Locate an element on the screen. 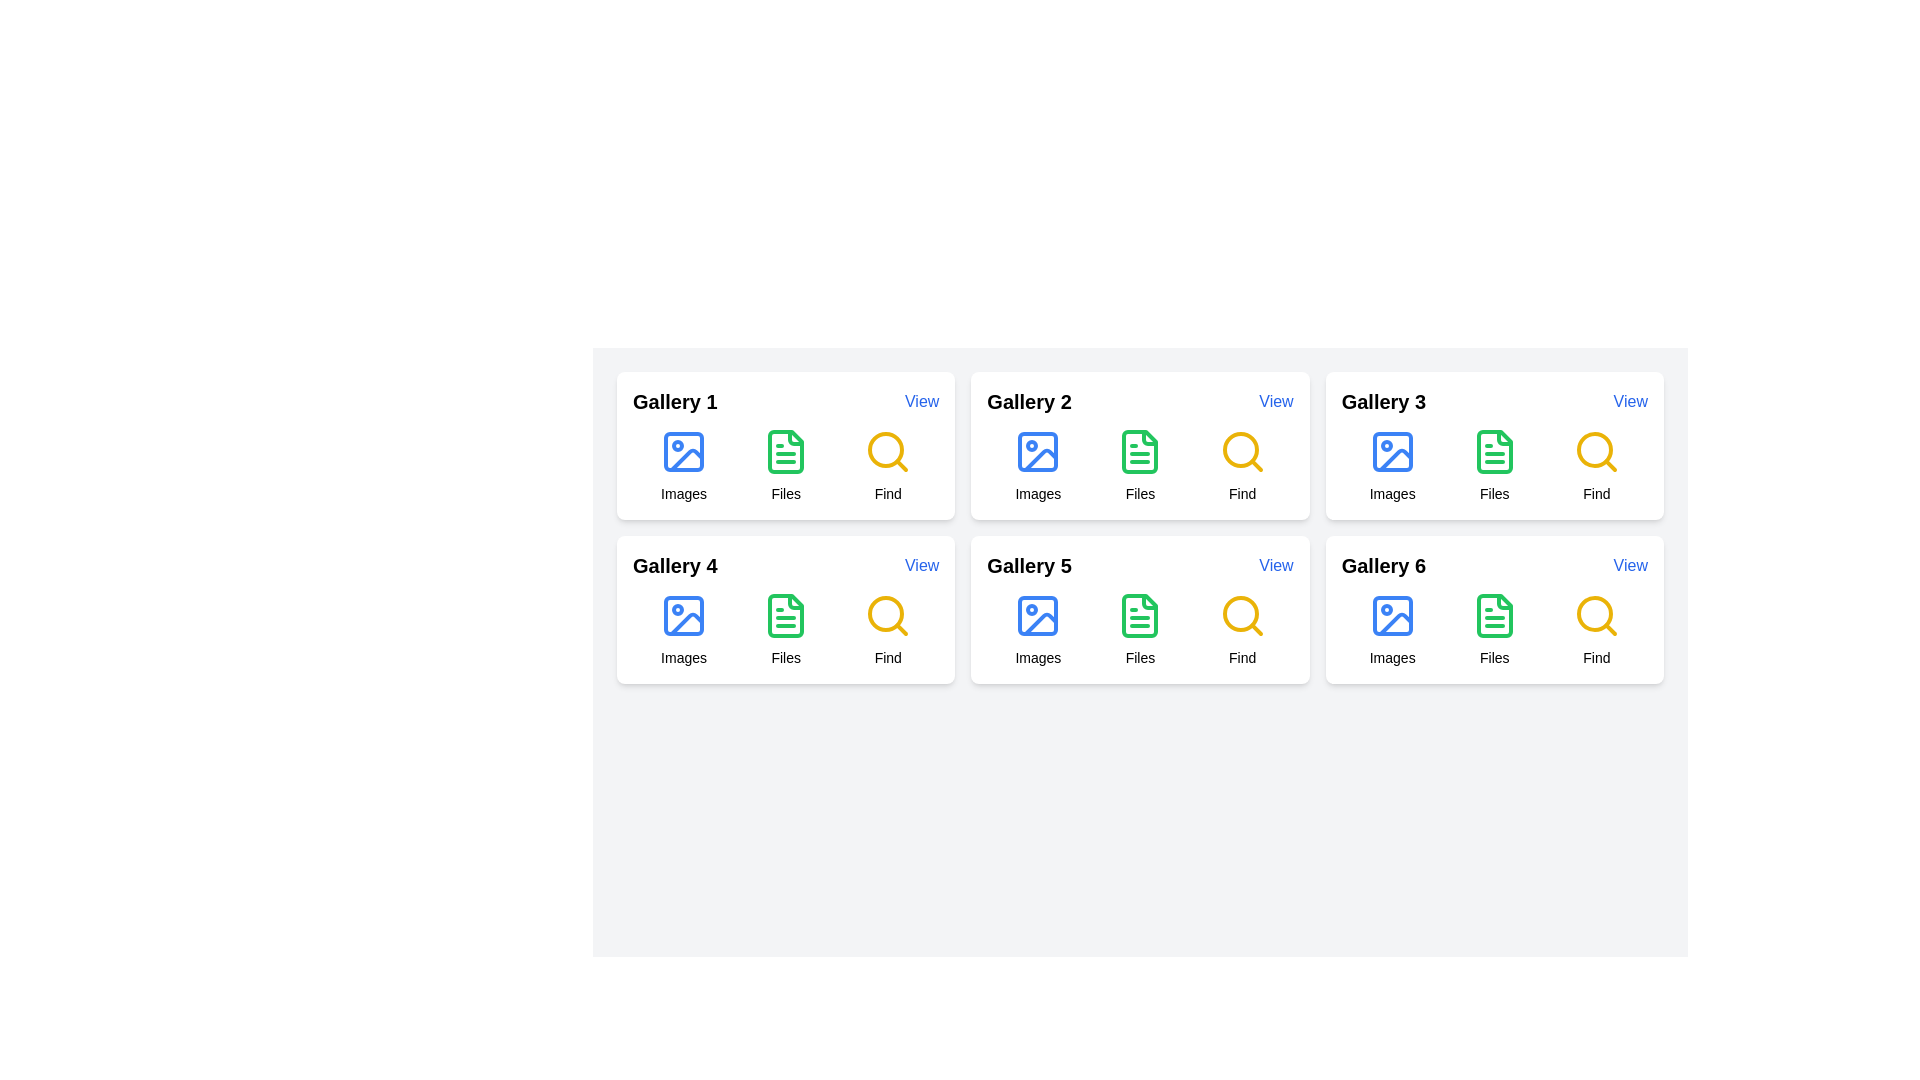 This screenshot has width=1920, height=1080. the 'Gallery 6' card located in the bottom-right corner of the grid layout to emphasize its shadow effect is located at coordinates (1494, 608).